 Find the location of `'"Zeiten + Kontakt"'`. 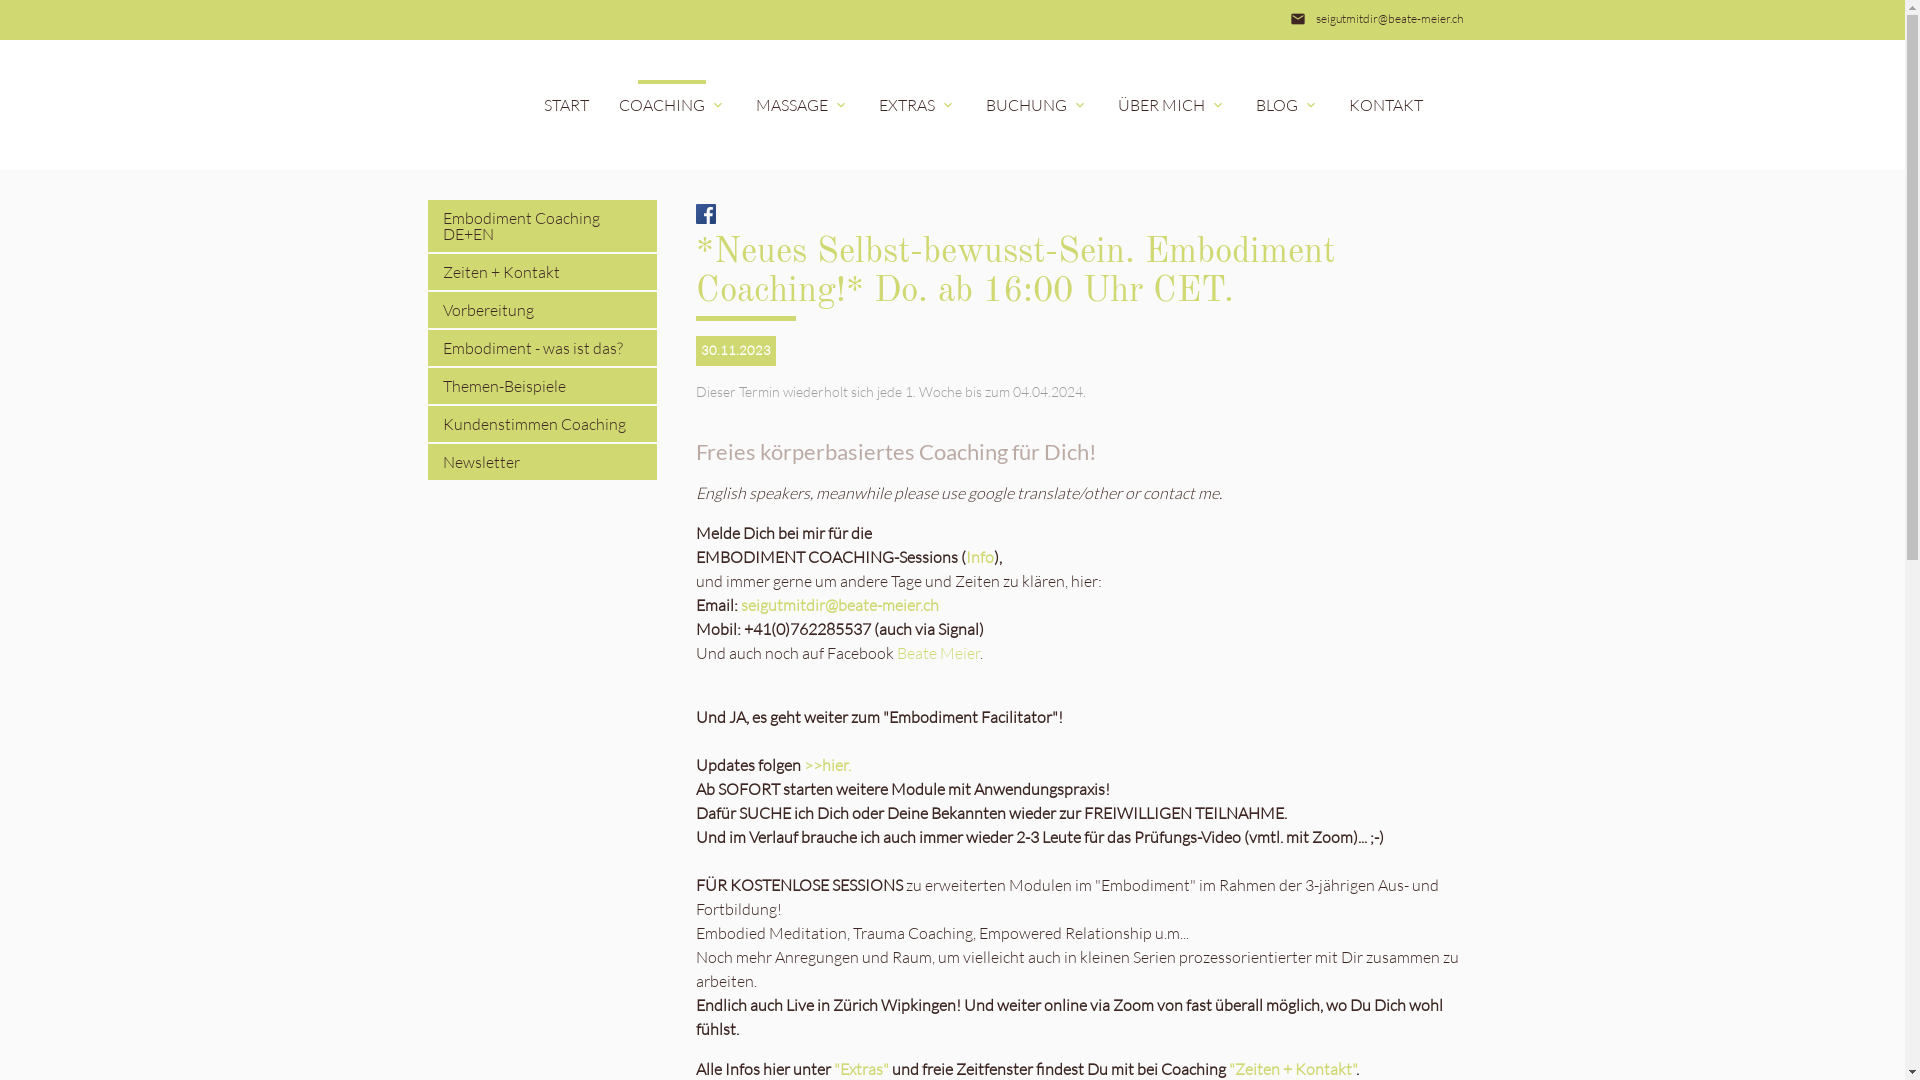

'"Zeiten + Kontakt"' is located at coordinates (1292, 1067).